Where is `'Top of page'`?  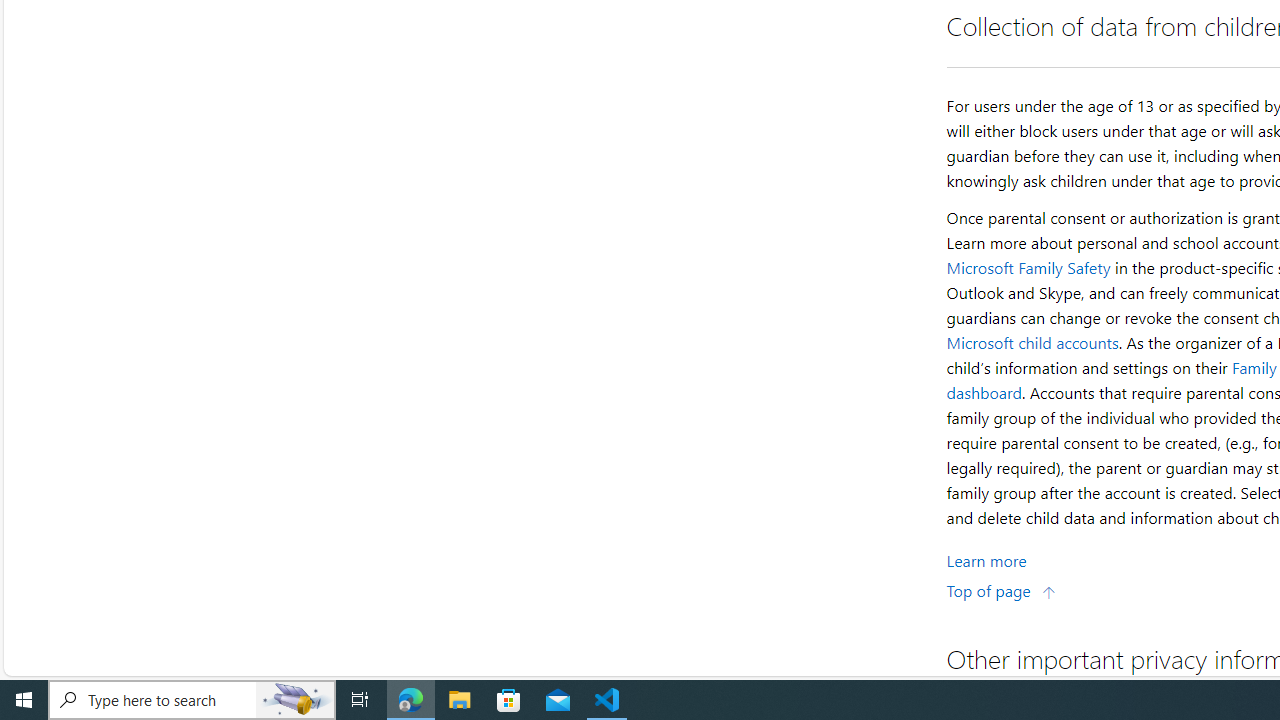
'Top of page' is located at coordinates (1001, 589).